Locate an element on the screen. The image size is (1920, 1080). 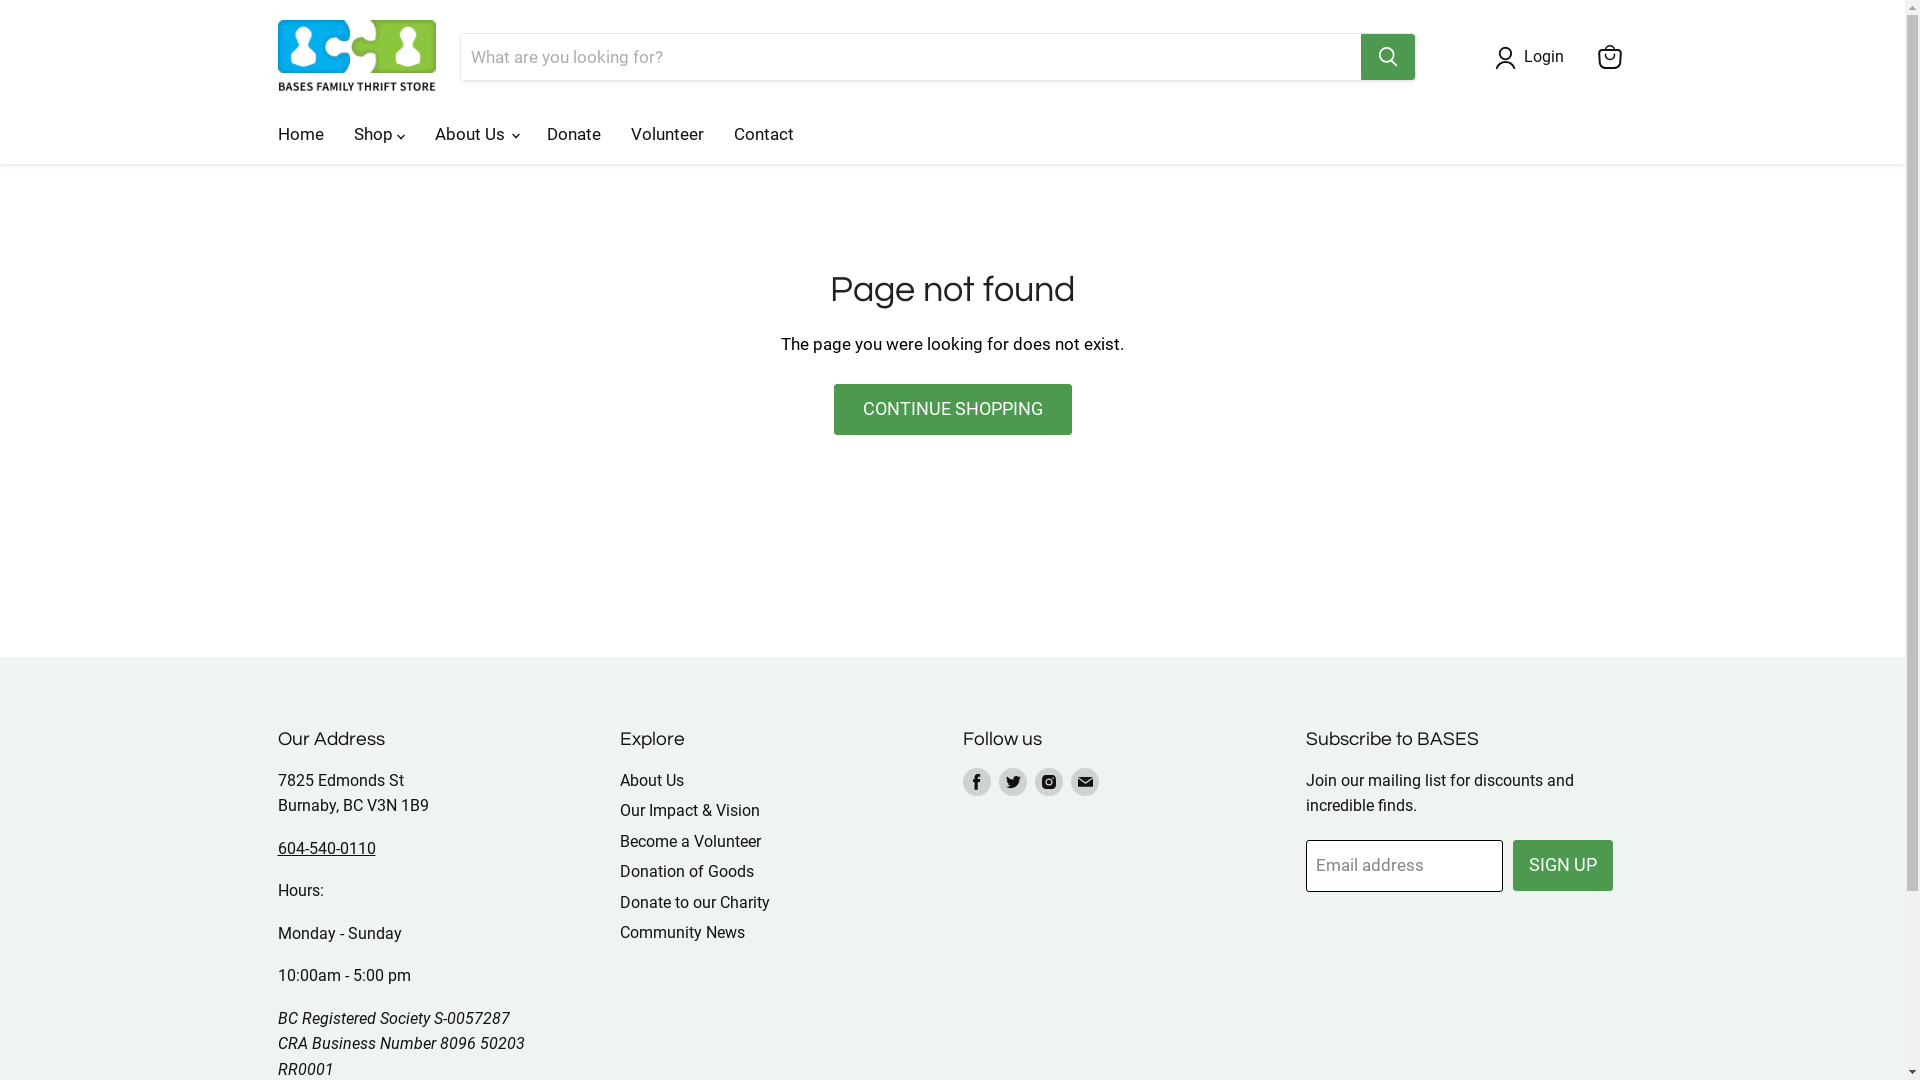
'Our Impact & Vision' is located at coordinates (690, 810).